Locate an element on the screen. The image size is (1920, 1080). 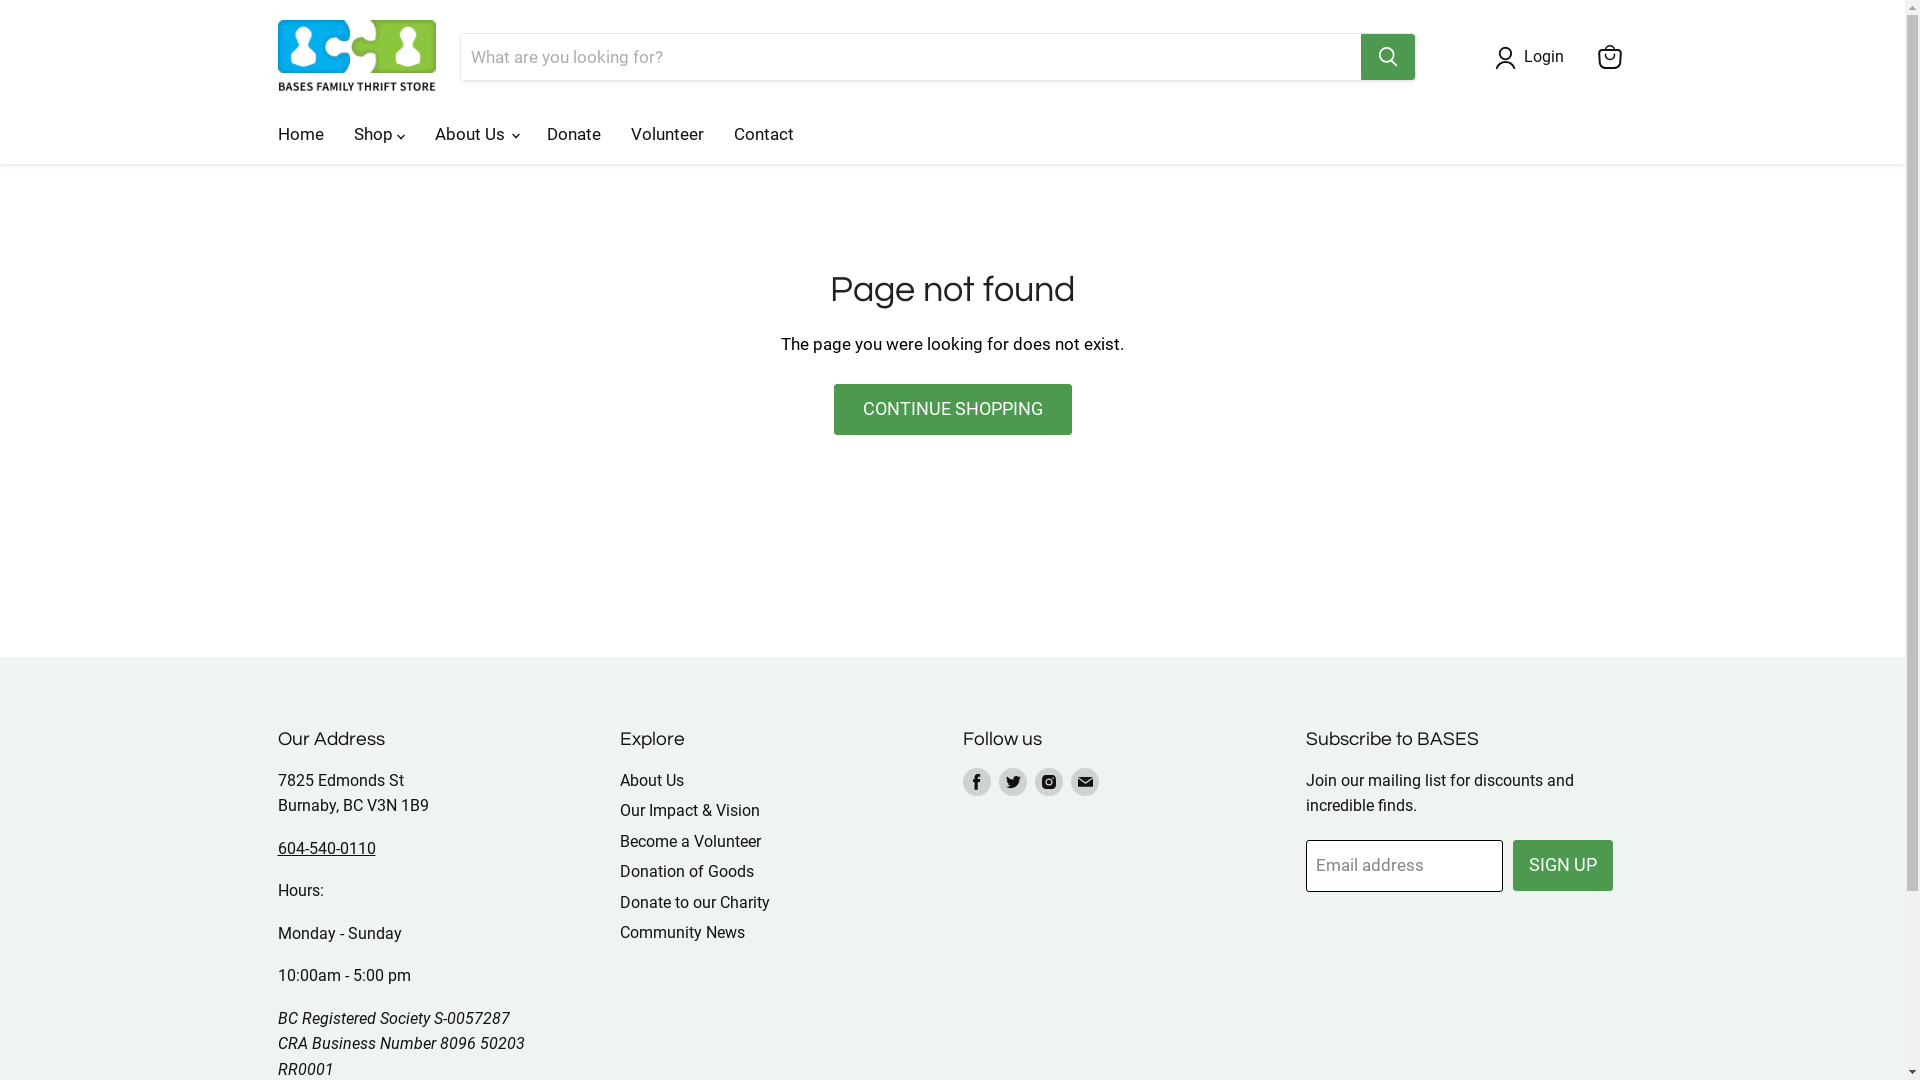
'Our Impact & Vision' is located at coordinates (690, 810).